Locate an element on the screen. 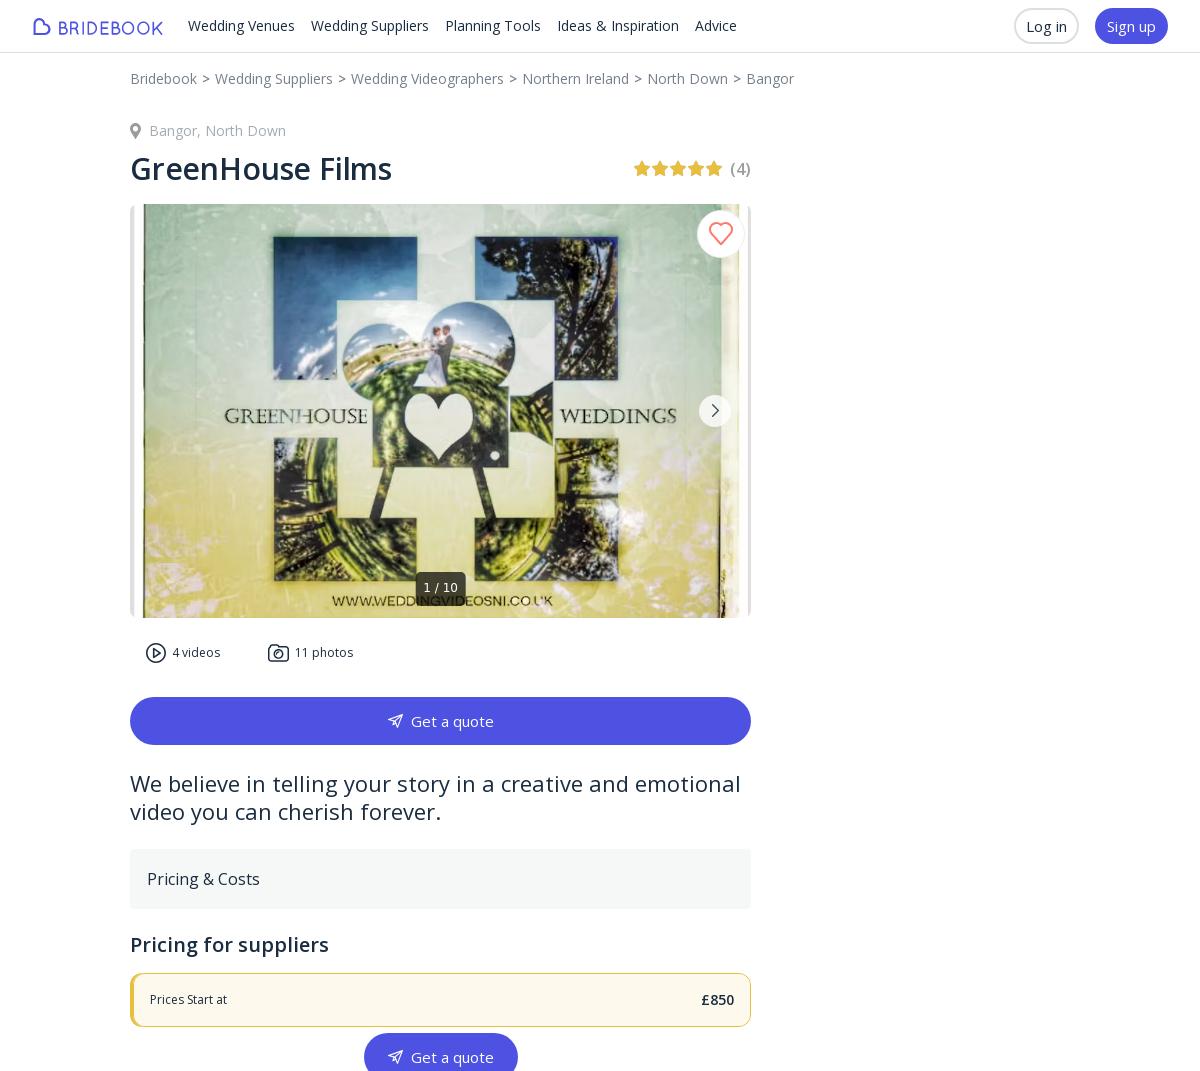  'Wedding Videographers' is located at coordinates (427, 78).